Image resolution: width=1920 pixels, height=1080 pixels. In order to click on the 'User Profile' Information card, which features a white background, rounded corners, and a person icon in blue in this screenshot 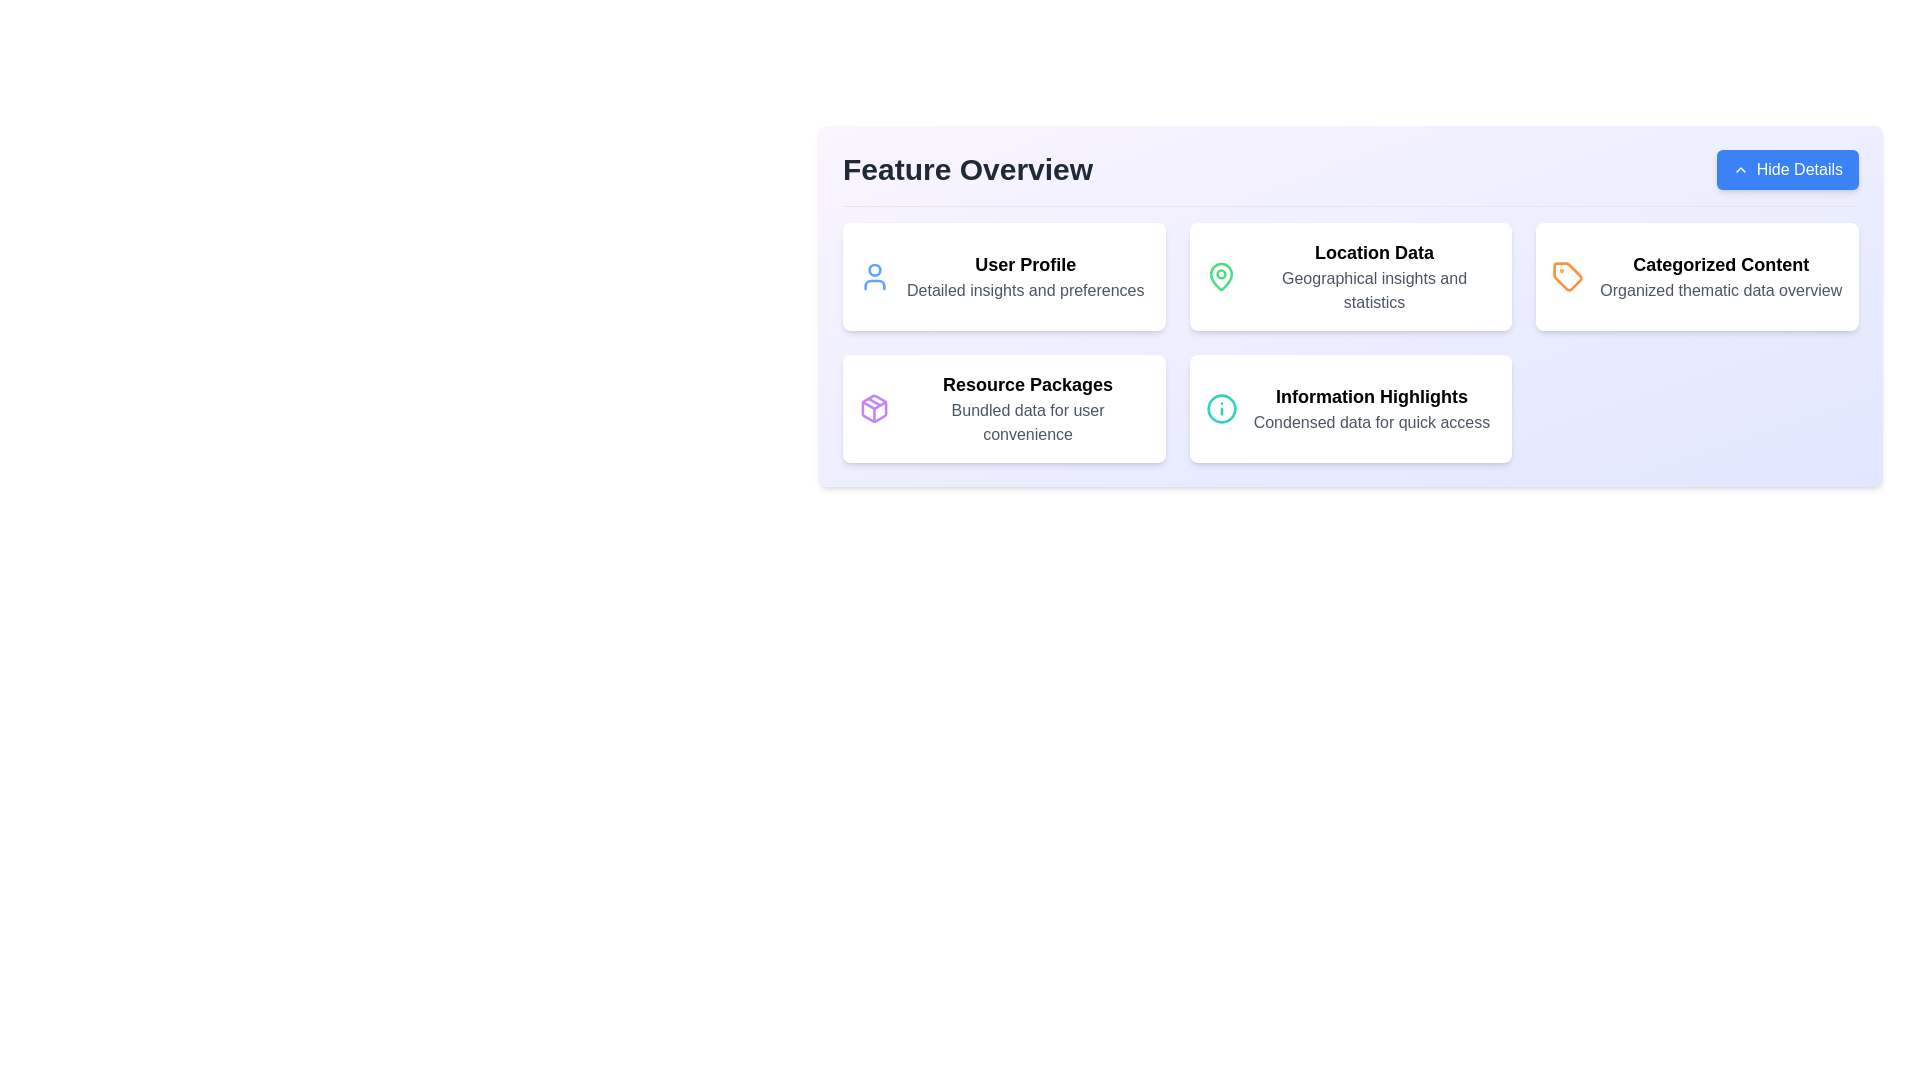, I will do `click(1004, 277)`.